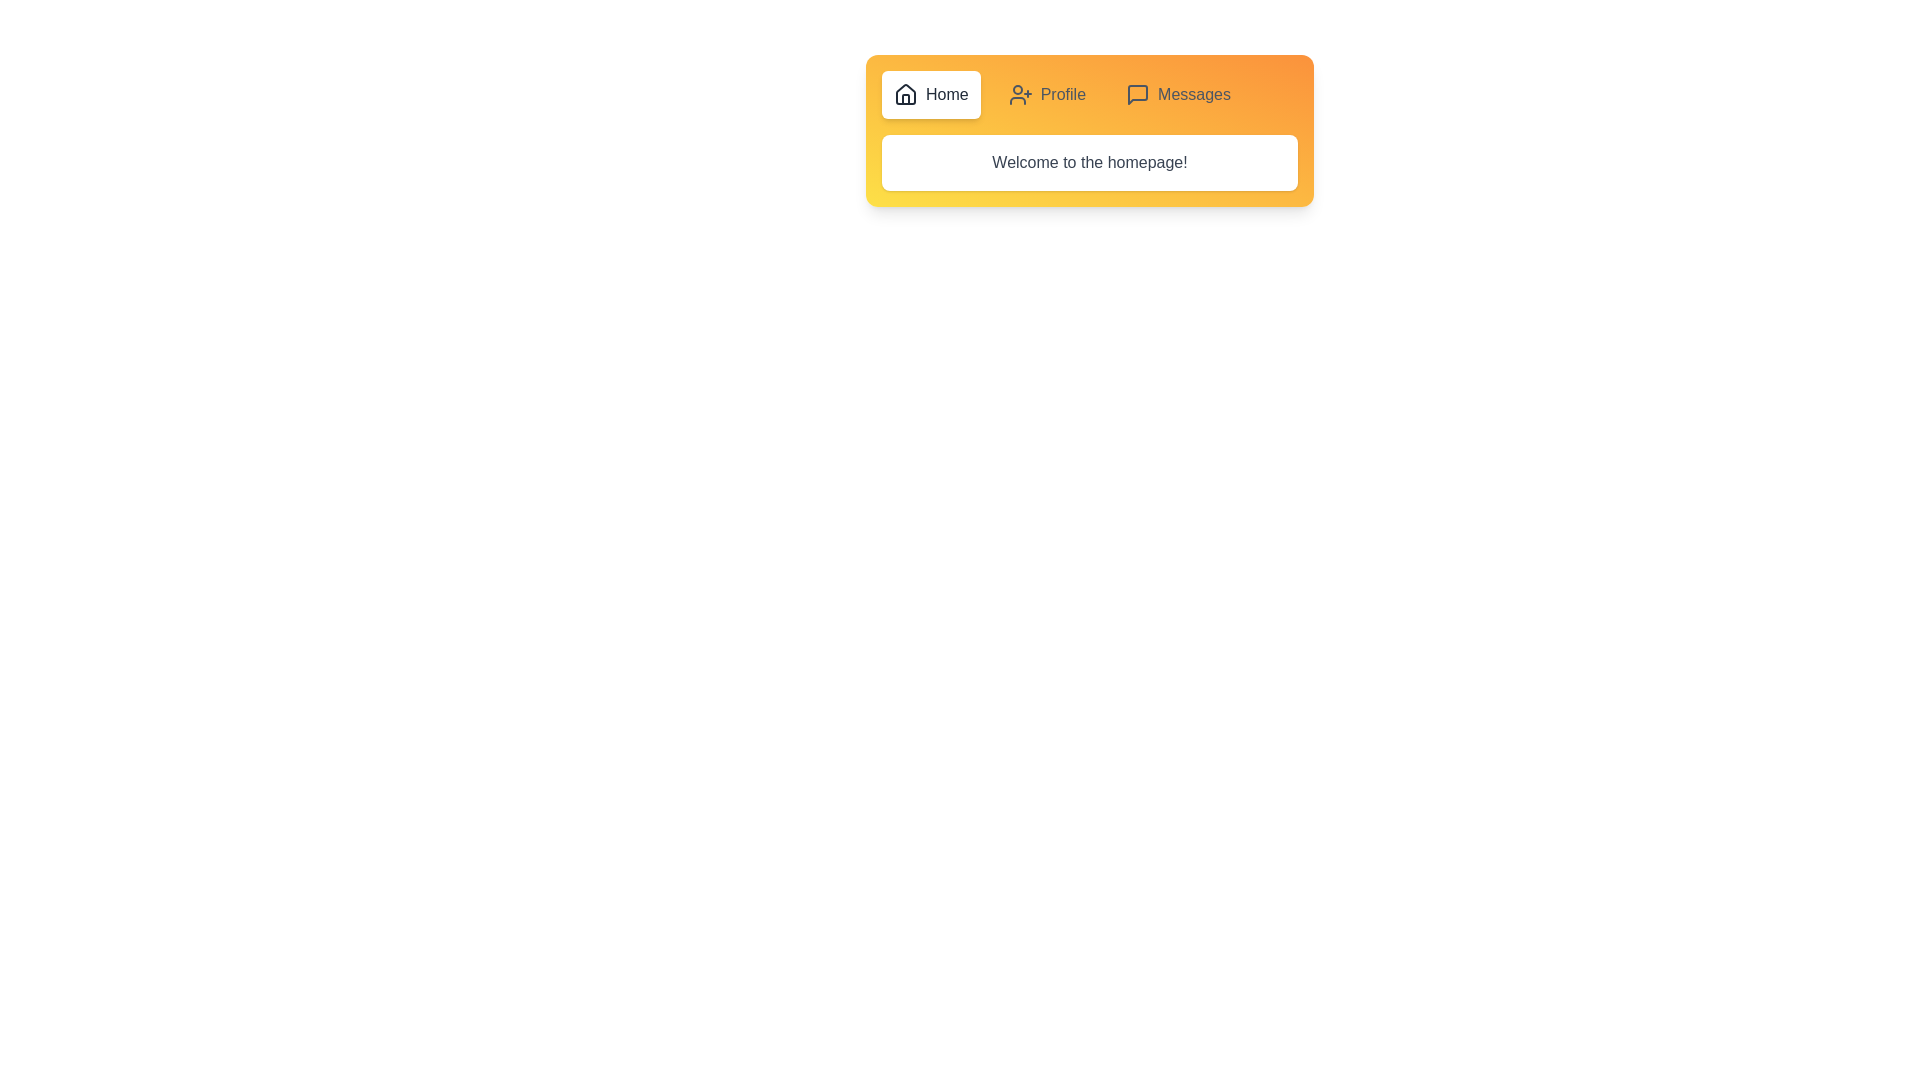  Describe the element at coordinates (930, 95) in the screenshot. I see `the Home tab by clicking on its respective button` at that location.